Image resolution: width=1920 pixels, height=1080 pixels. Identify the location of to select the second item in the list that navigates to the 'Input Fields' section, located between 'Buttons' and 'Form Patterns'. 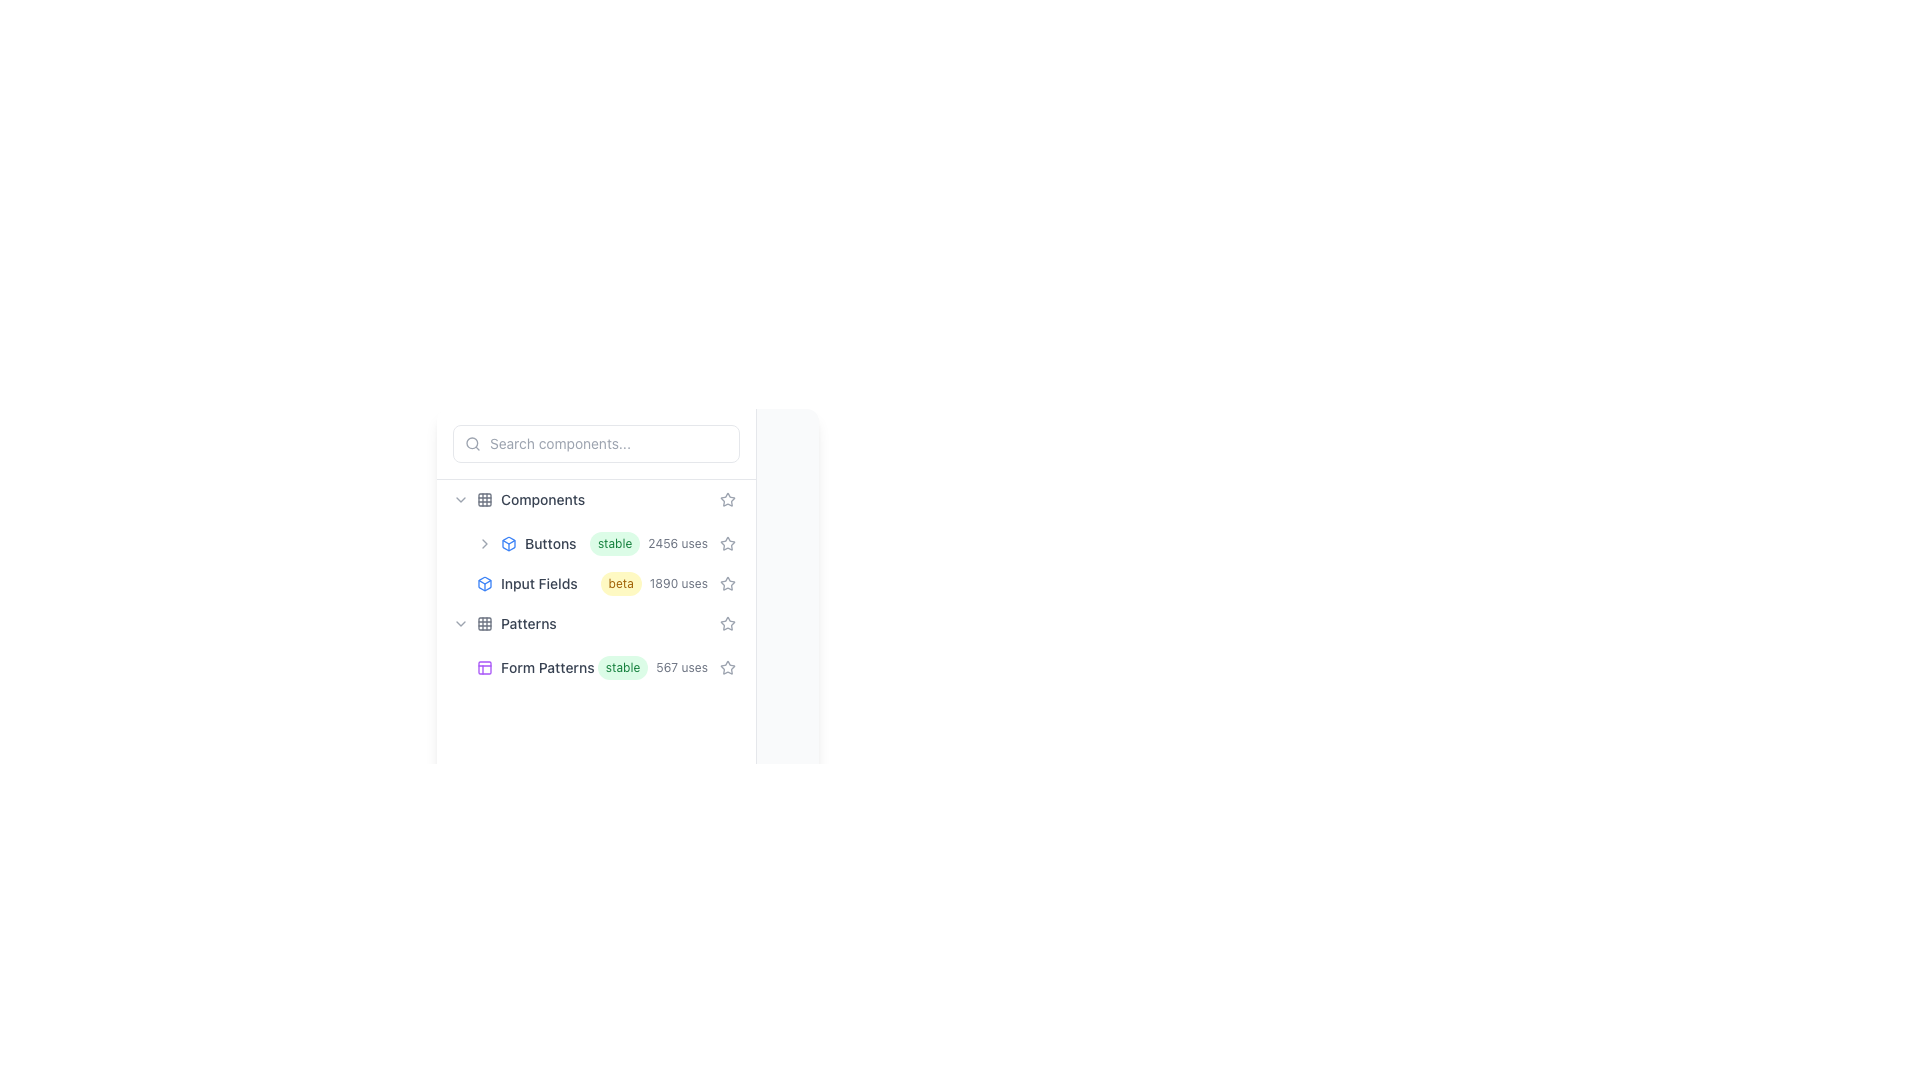
(607, 583).